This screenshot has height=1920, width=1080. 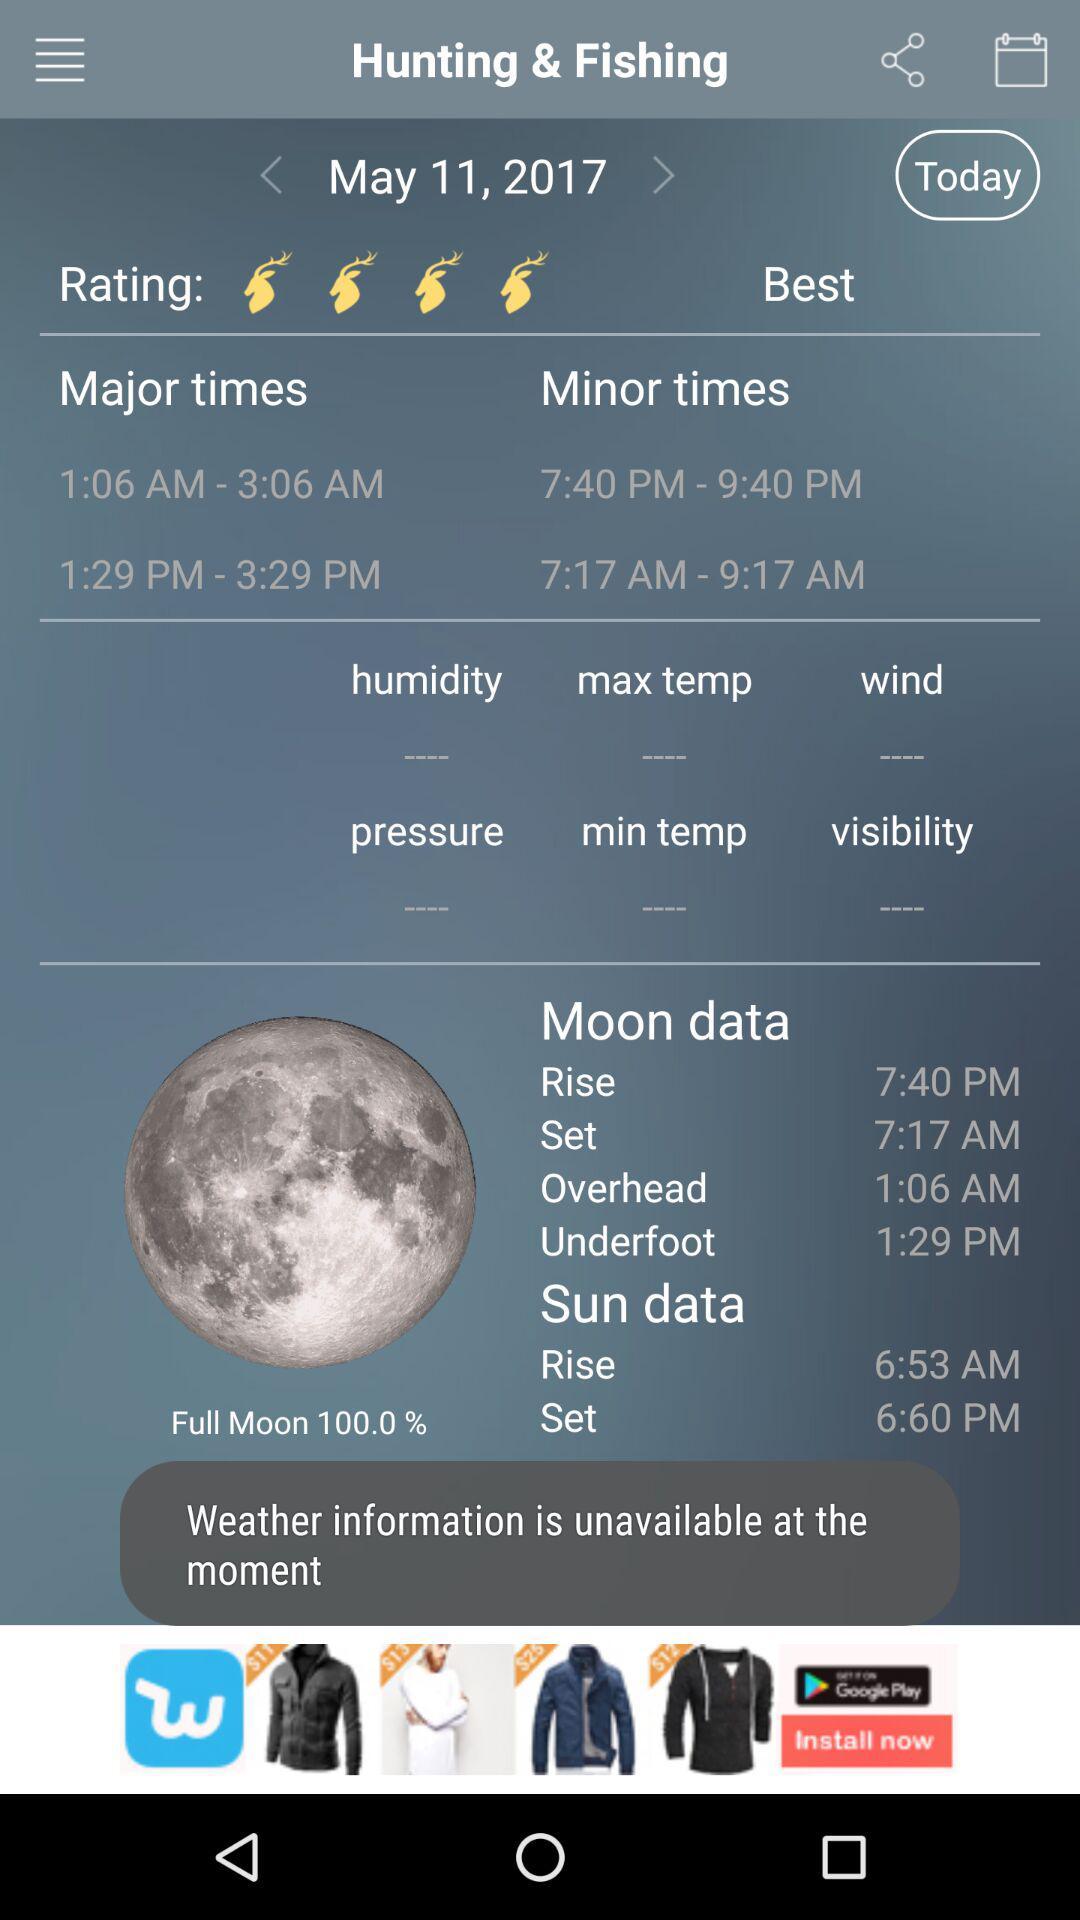 What do you see at coordinates (664, 187) in the screenshot?
I see `the arrow_forward icon` at bounding box center [664, 187].